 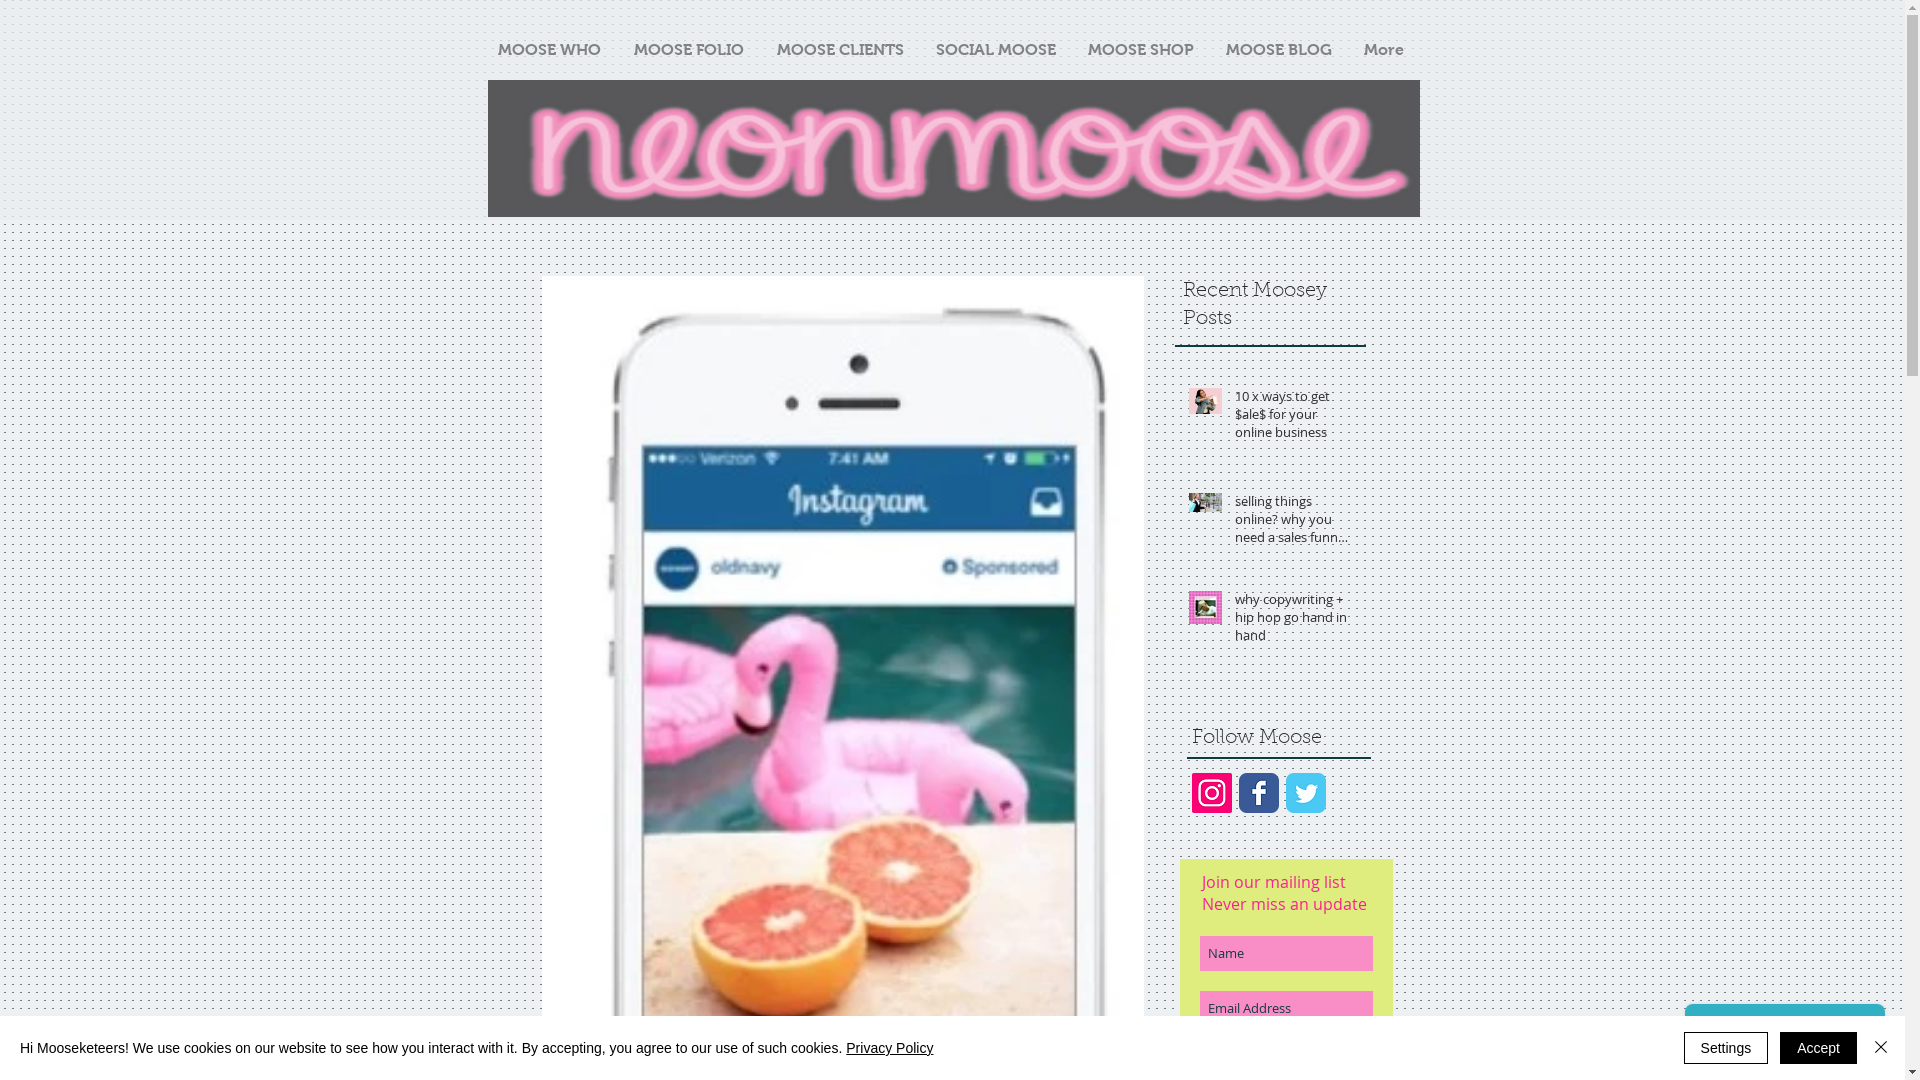 I want to click on 'SOCIAL MOOSE', so click(x=996, y=49).